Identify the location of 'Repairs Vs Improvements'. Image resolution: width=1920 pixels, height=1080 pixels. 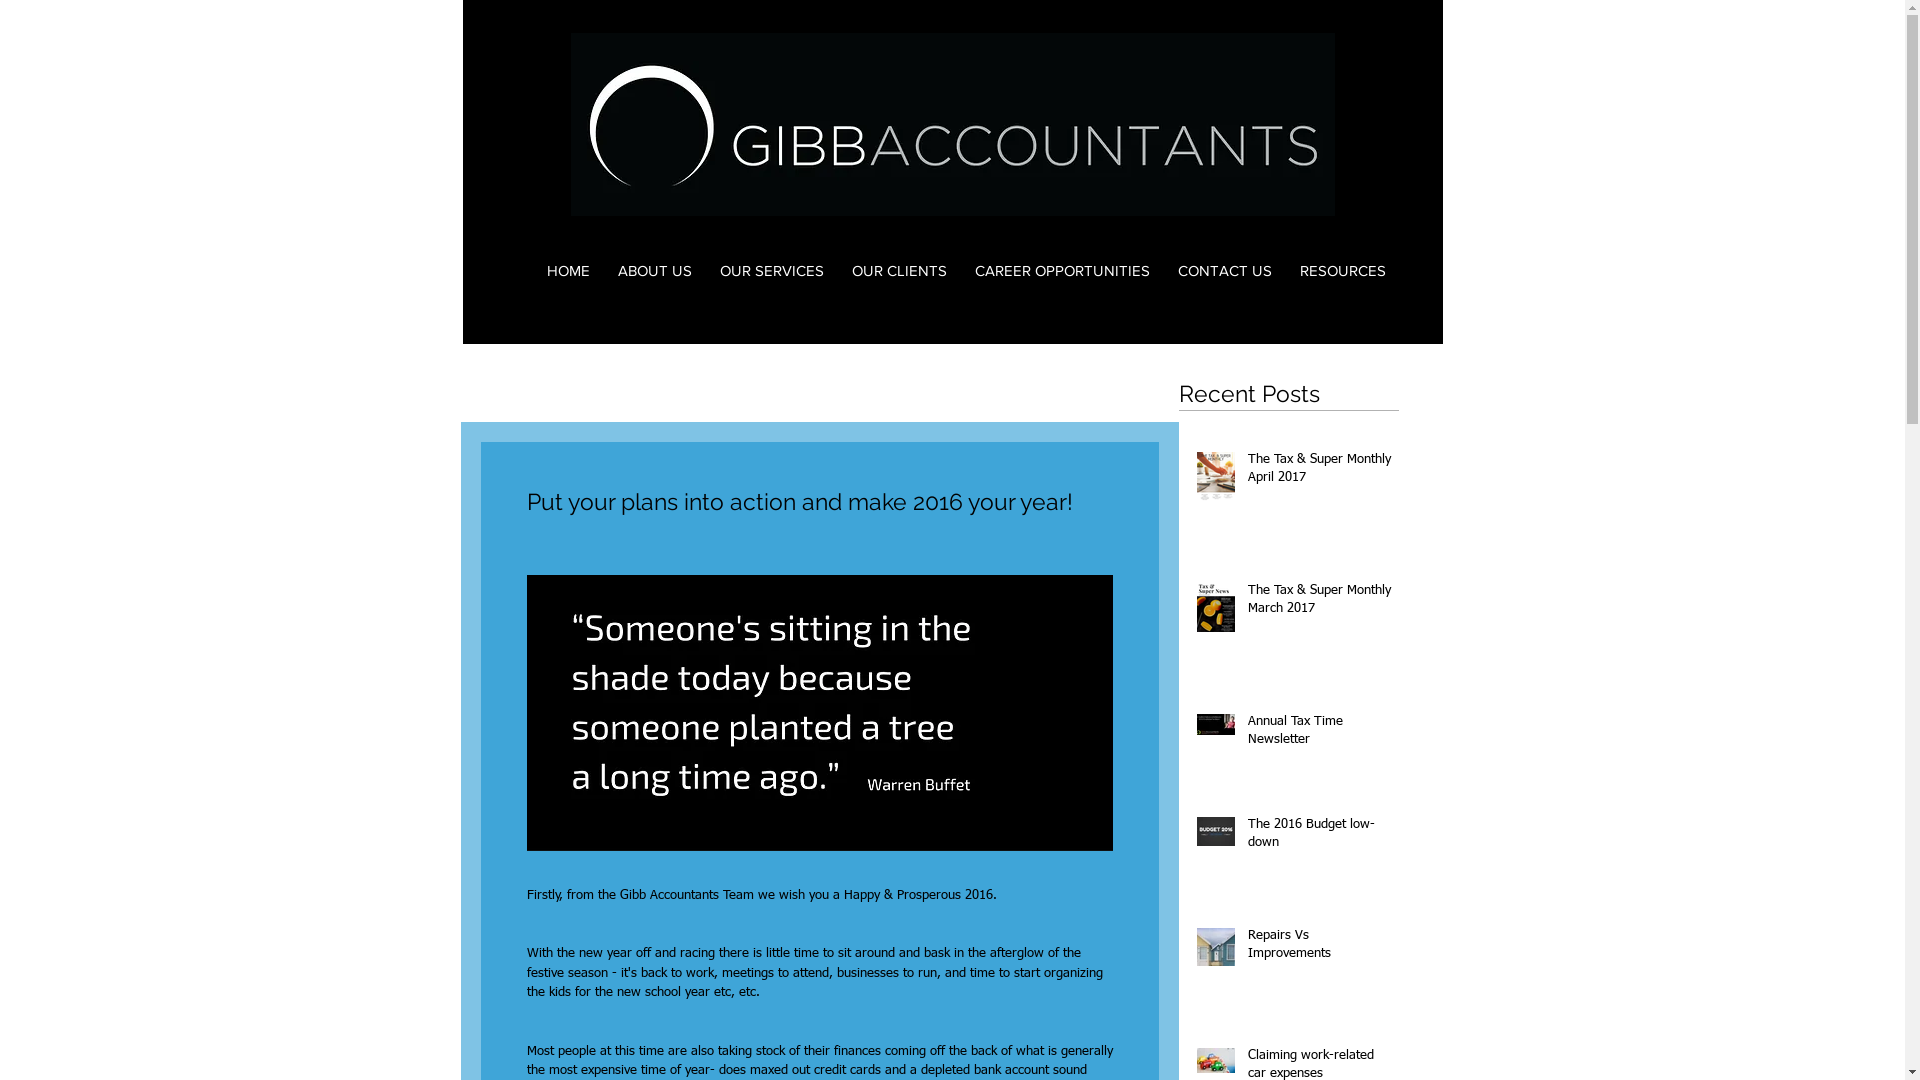
(1247, 947).